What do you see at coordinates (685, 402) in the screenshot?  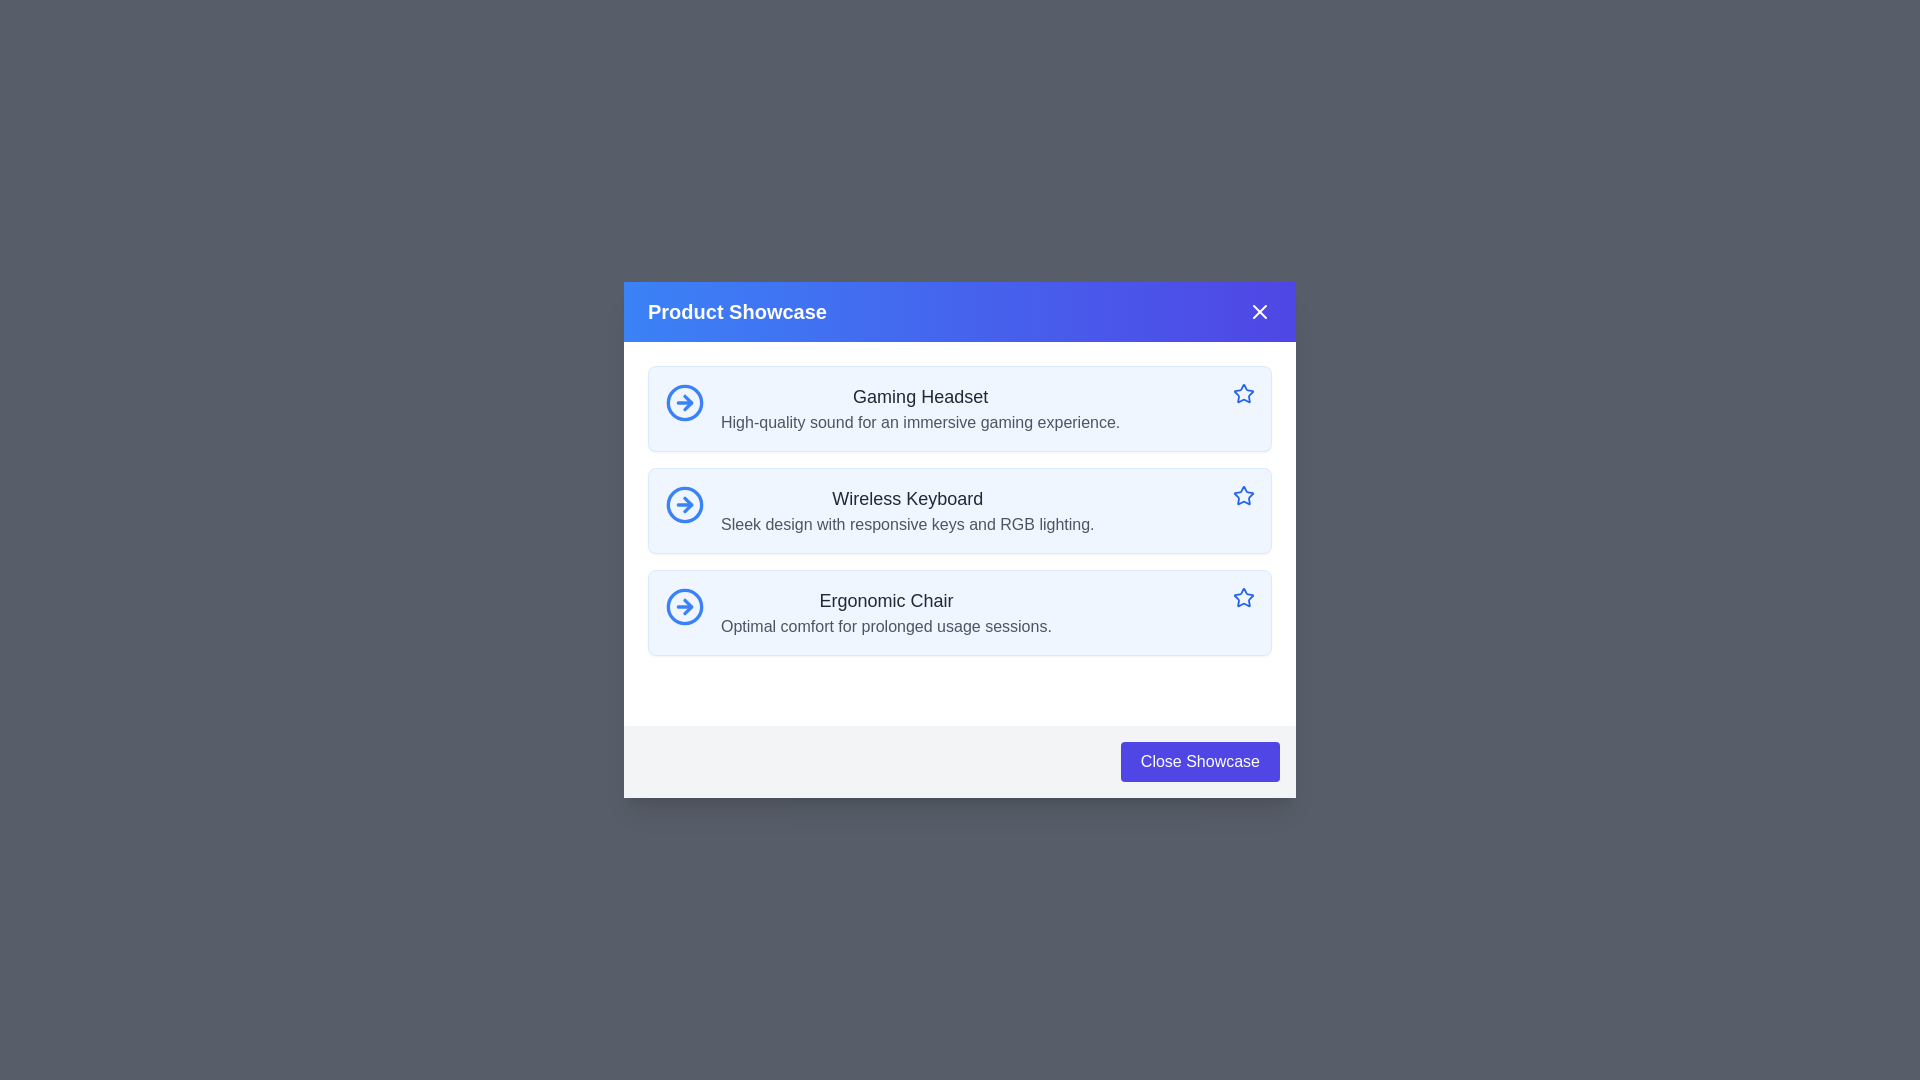 I see `the blue circular icon with a right-pointing arrow located next to the text 'Gaming Headset'` at bounding box center [685, 402].